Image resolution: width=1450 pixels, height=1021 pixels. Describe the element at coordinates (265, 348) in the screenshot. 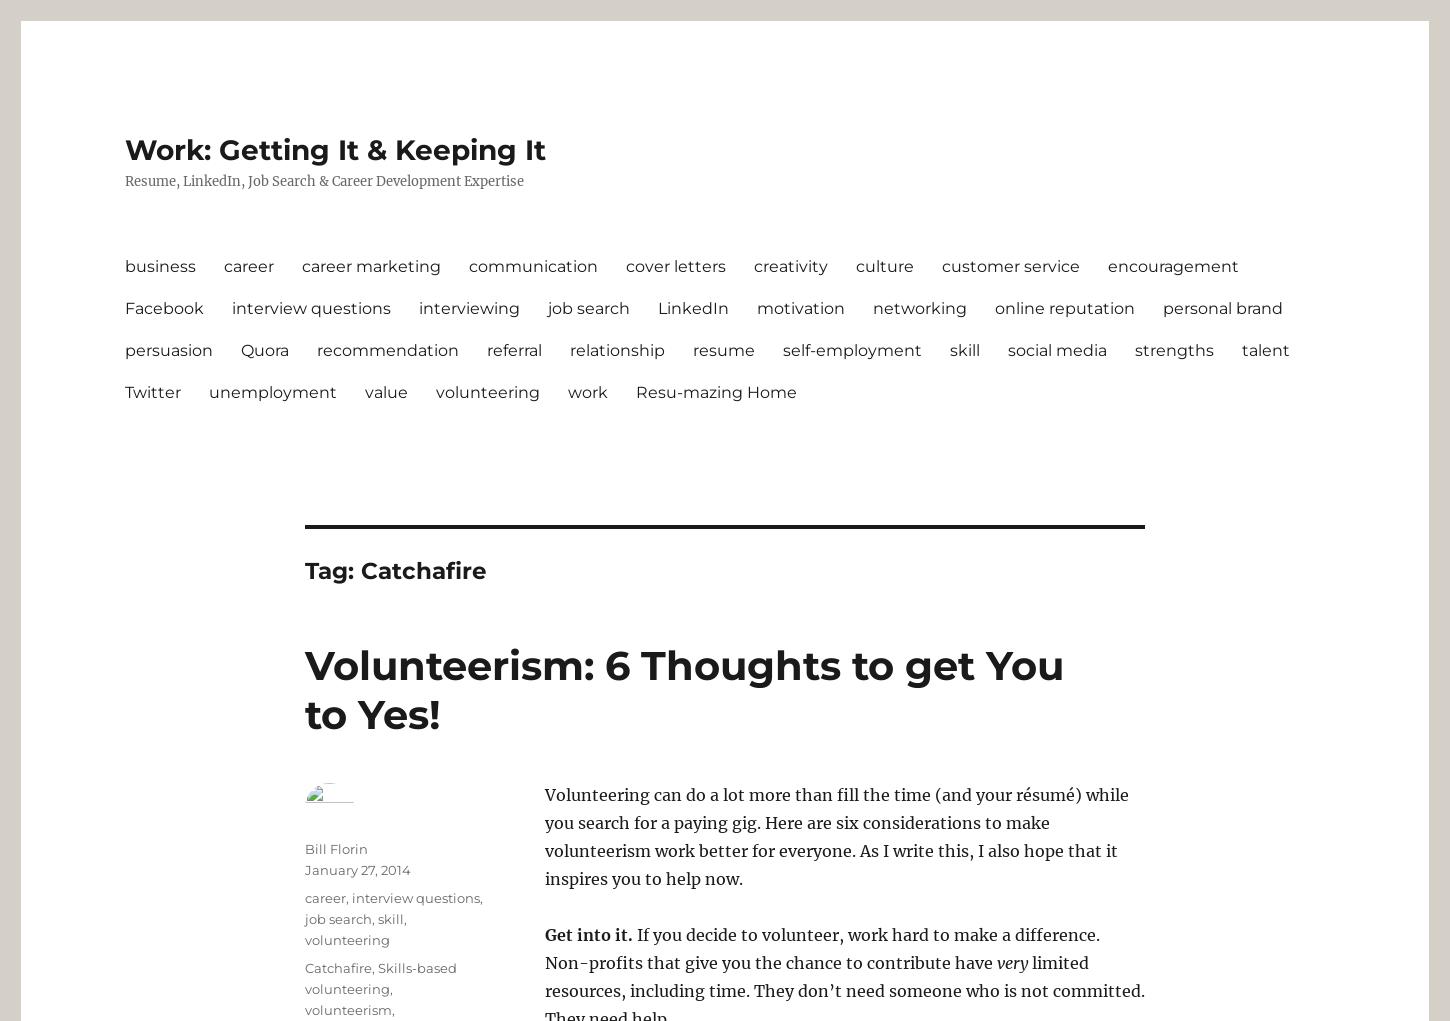

I see `'Quora'` at that location.